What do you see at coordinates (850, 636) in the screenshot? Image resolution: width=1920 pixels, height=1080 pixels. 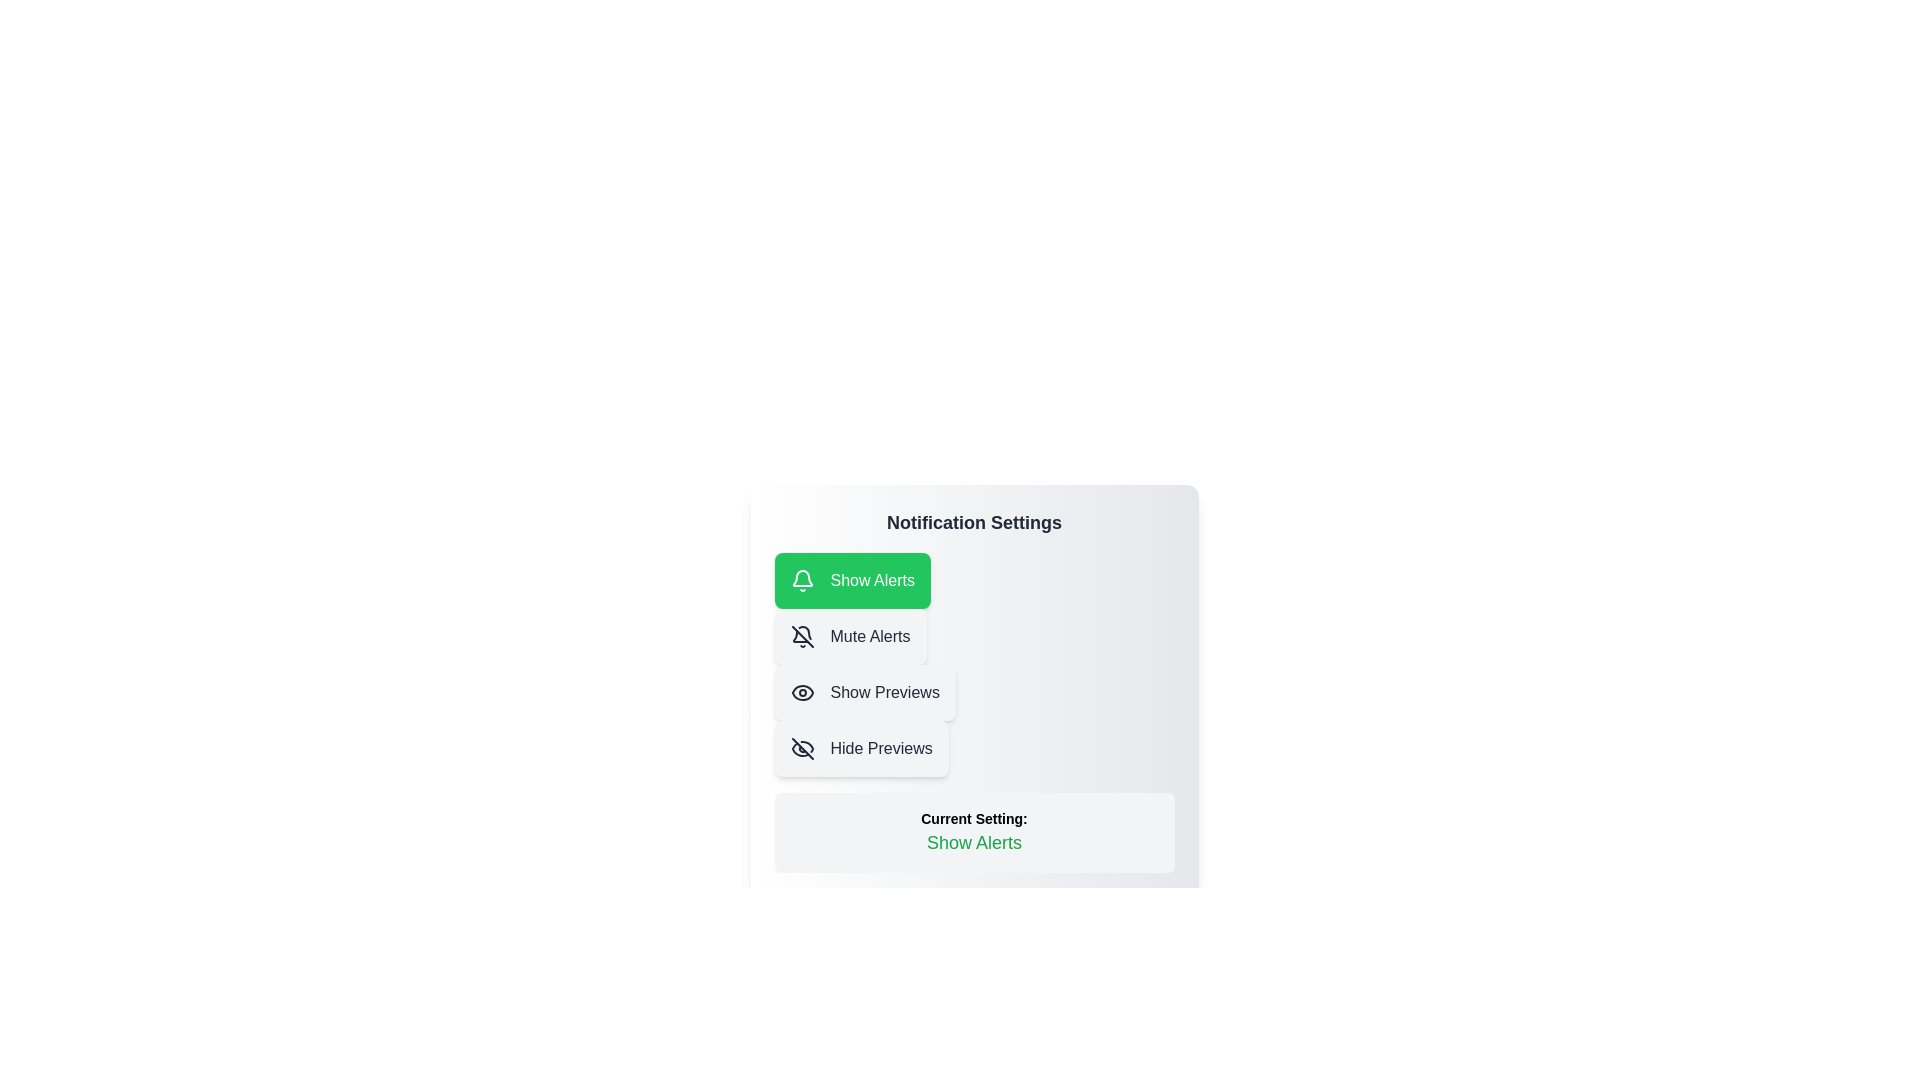 I see `the notification setting Mute Alerts by clicking the corresponding button` at bounding box center [850, 636].